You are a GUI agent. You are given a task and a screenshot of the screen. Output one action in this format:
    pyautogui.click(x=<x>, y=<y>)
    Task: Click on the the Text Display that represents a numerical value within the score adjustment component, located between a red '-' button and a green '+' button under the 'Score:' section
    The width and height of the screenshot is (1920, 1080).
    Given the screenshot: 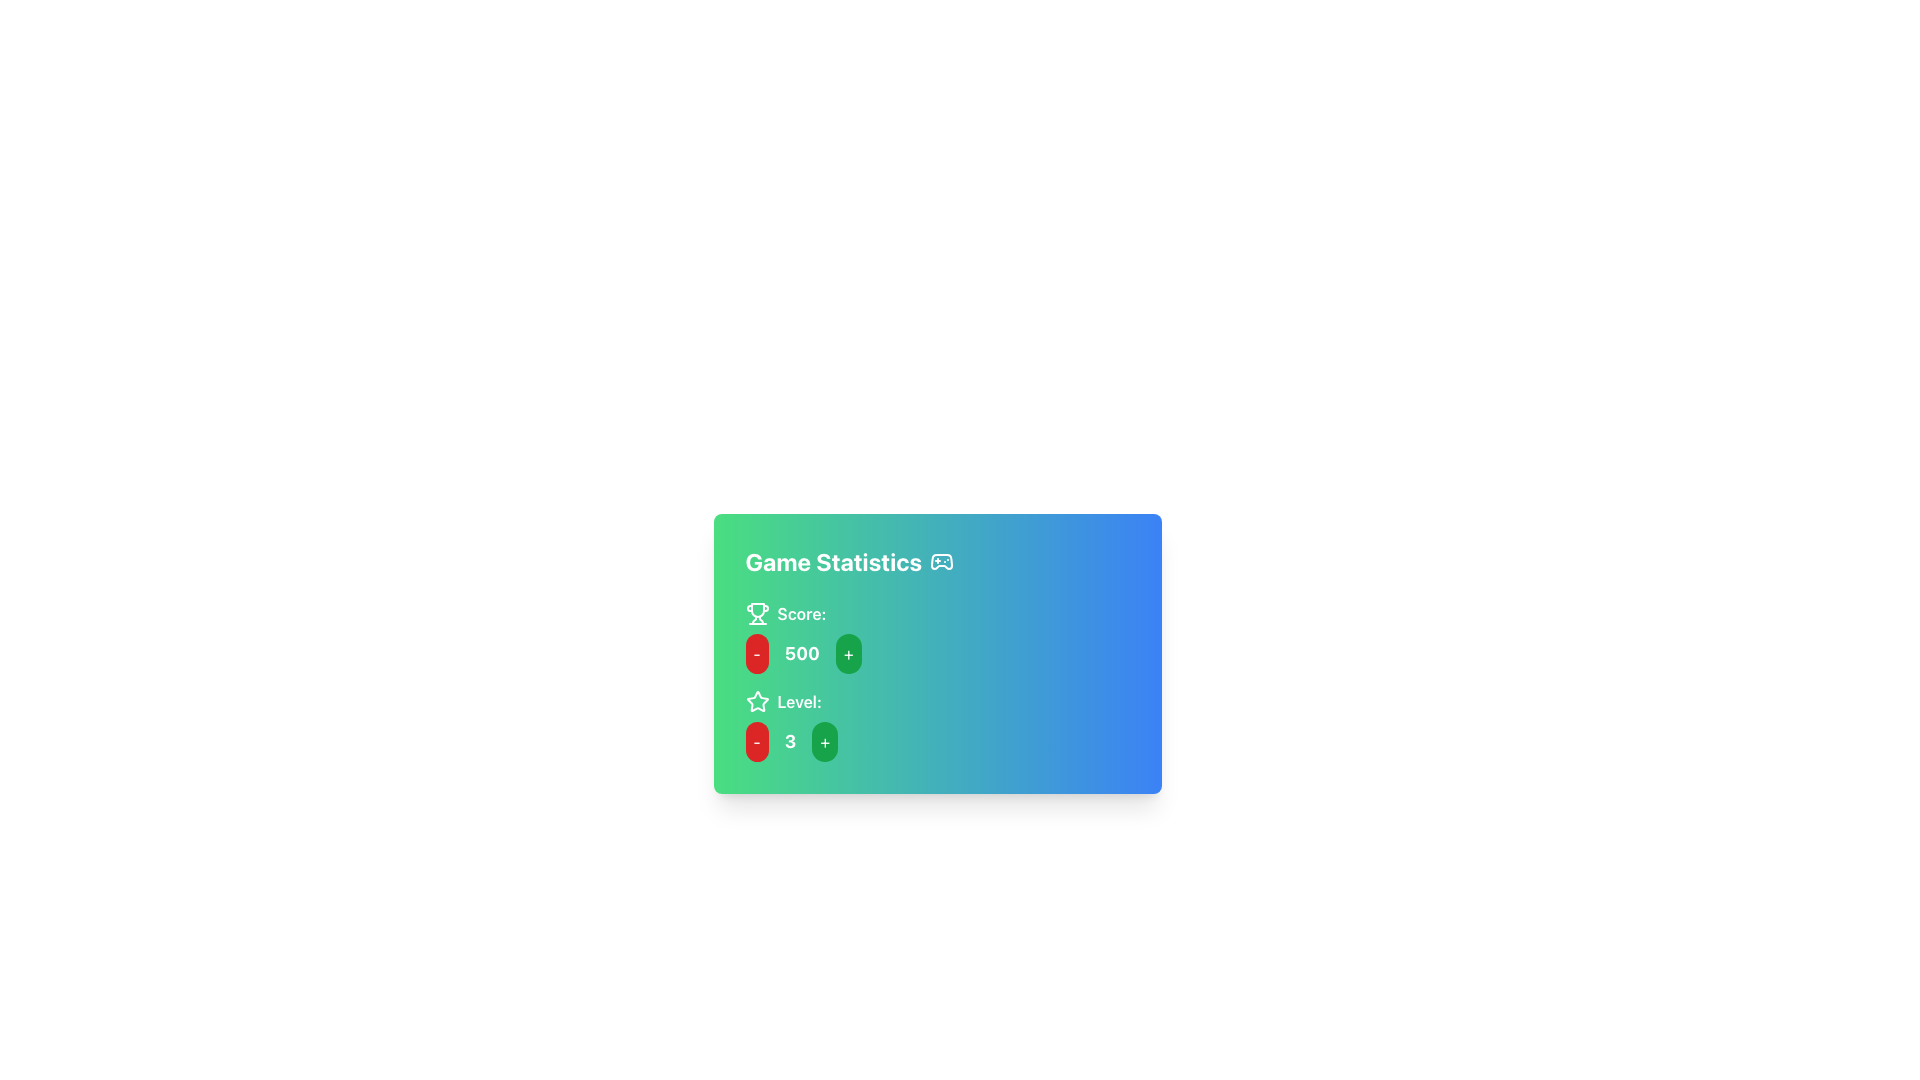 What is the action you would take?
    pyautogui.click(x=802, y=654)
    